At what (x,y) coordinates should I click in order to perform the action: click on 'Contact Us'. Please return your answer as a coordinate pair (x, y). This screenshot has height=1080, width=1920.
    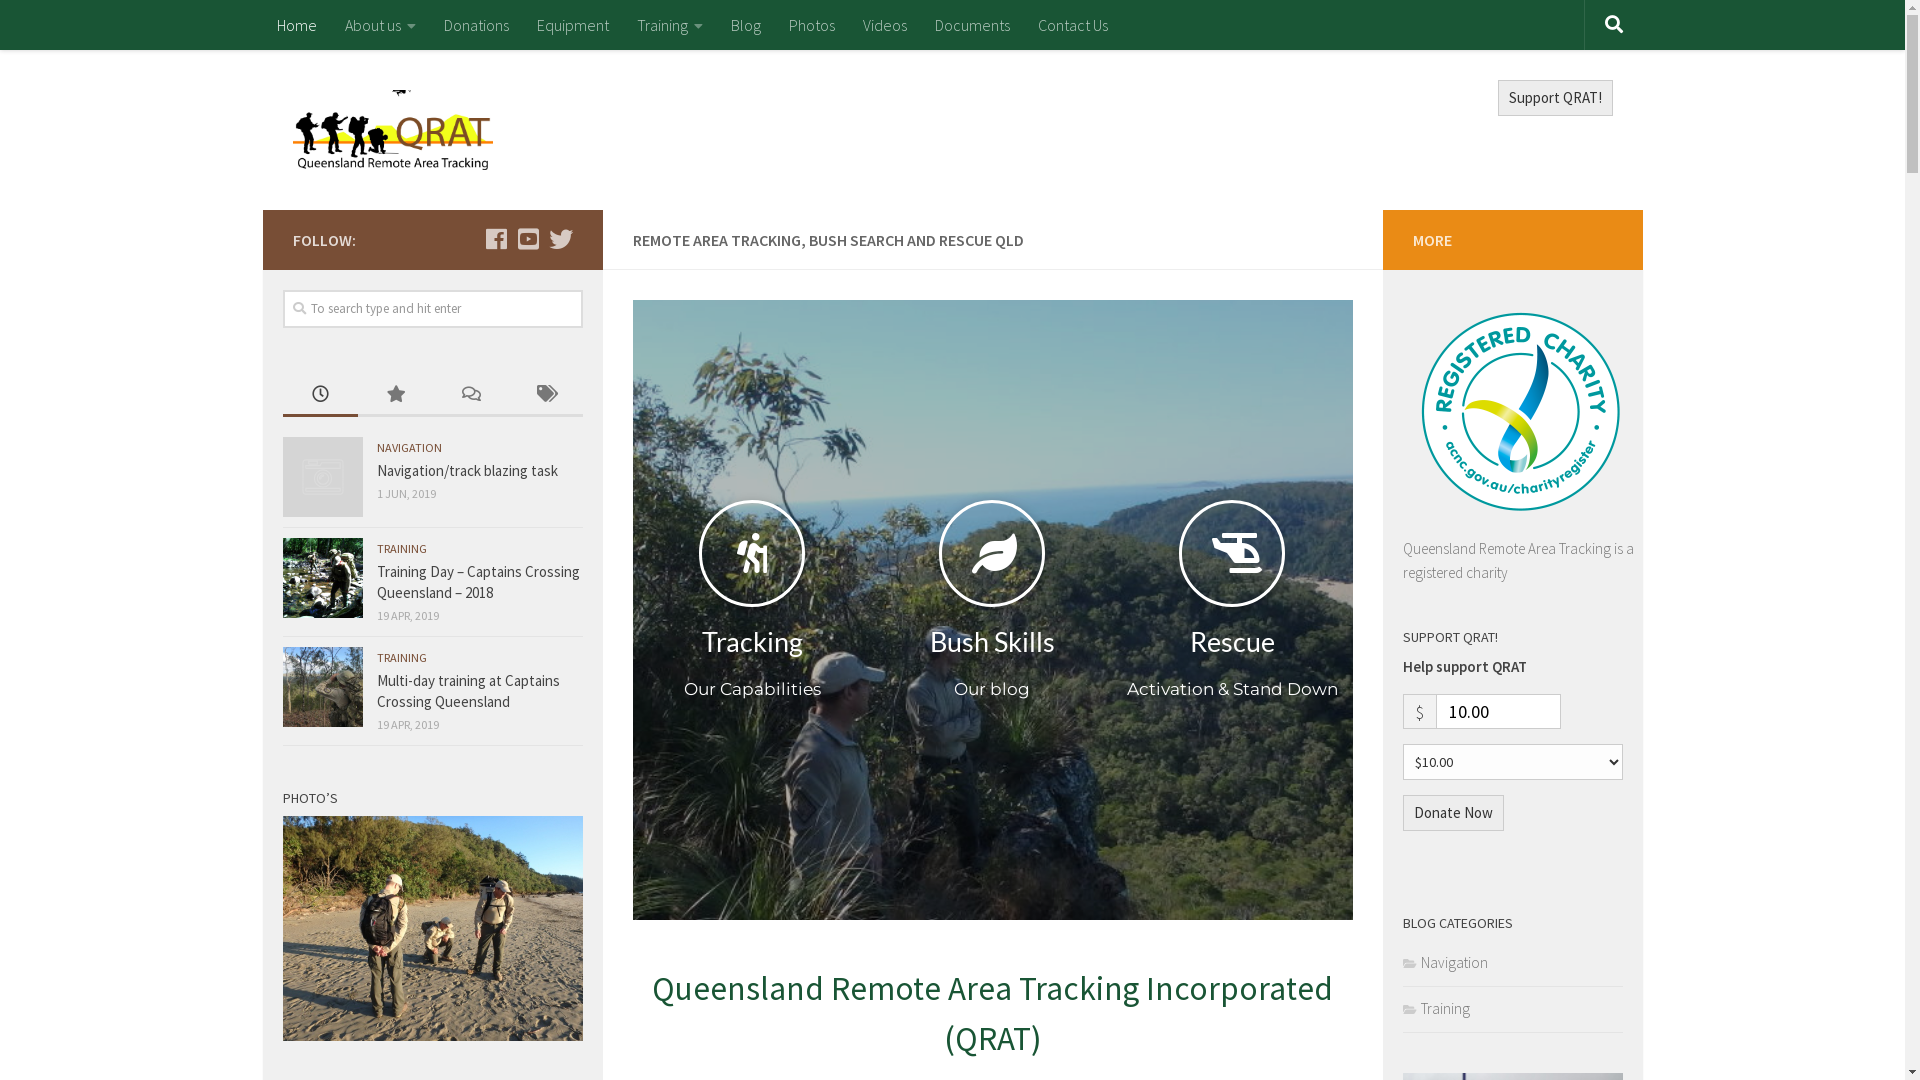
    Looking at the image, I should click on (1072, 24).